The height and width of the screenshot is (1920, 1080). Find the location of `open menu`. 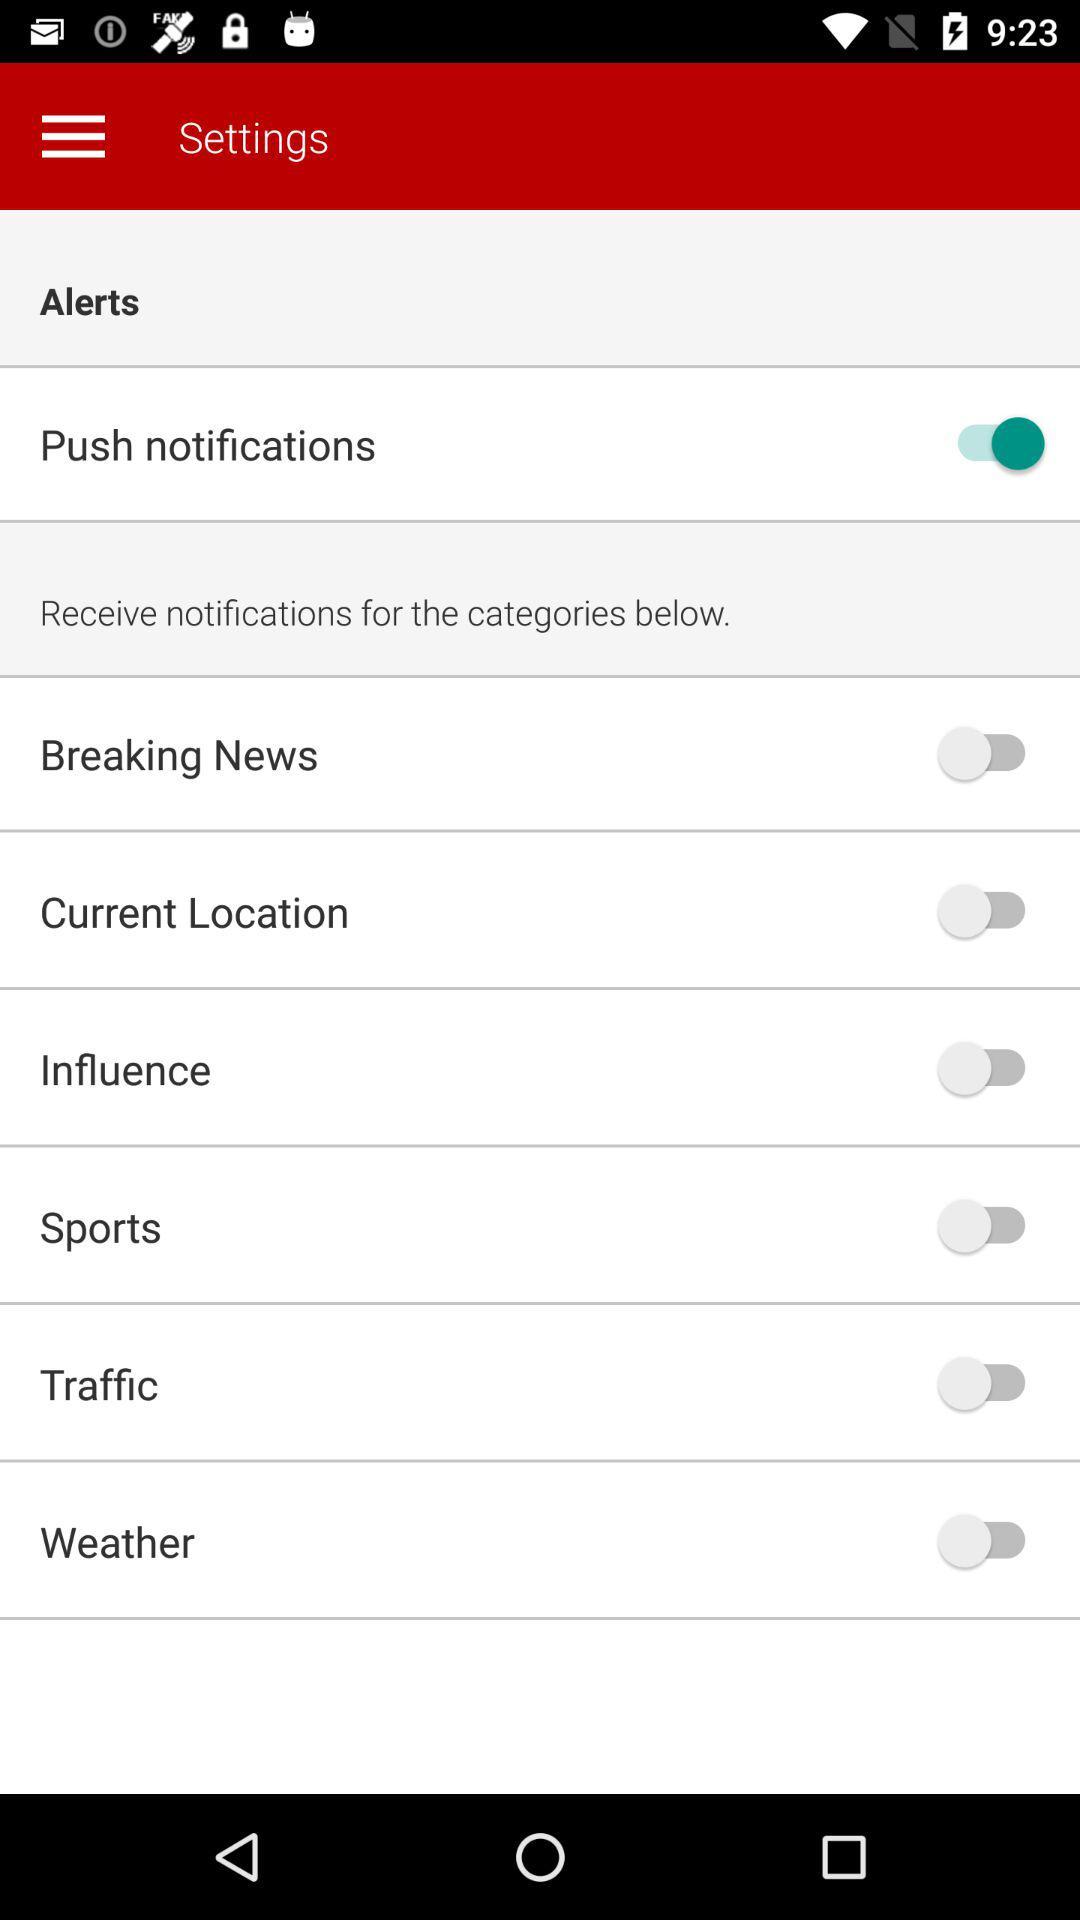

open menu is located at coordinates (72, 135).